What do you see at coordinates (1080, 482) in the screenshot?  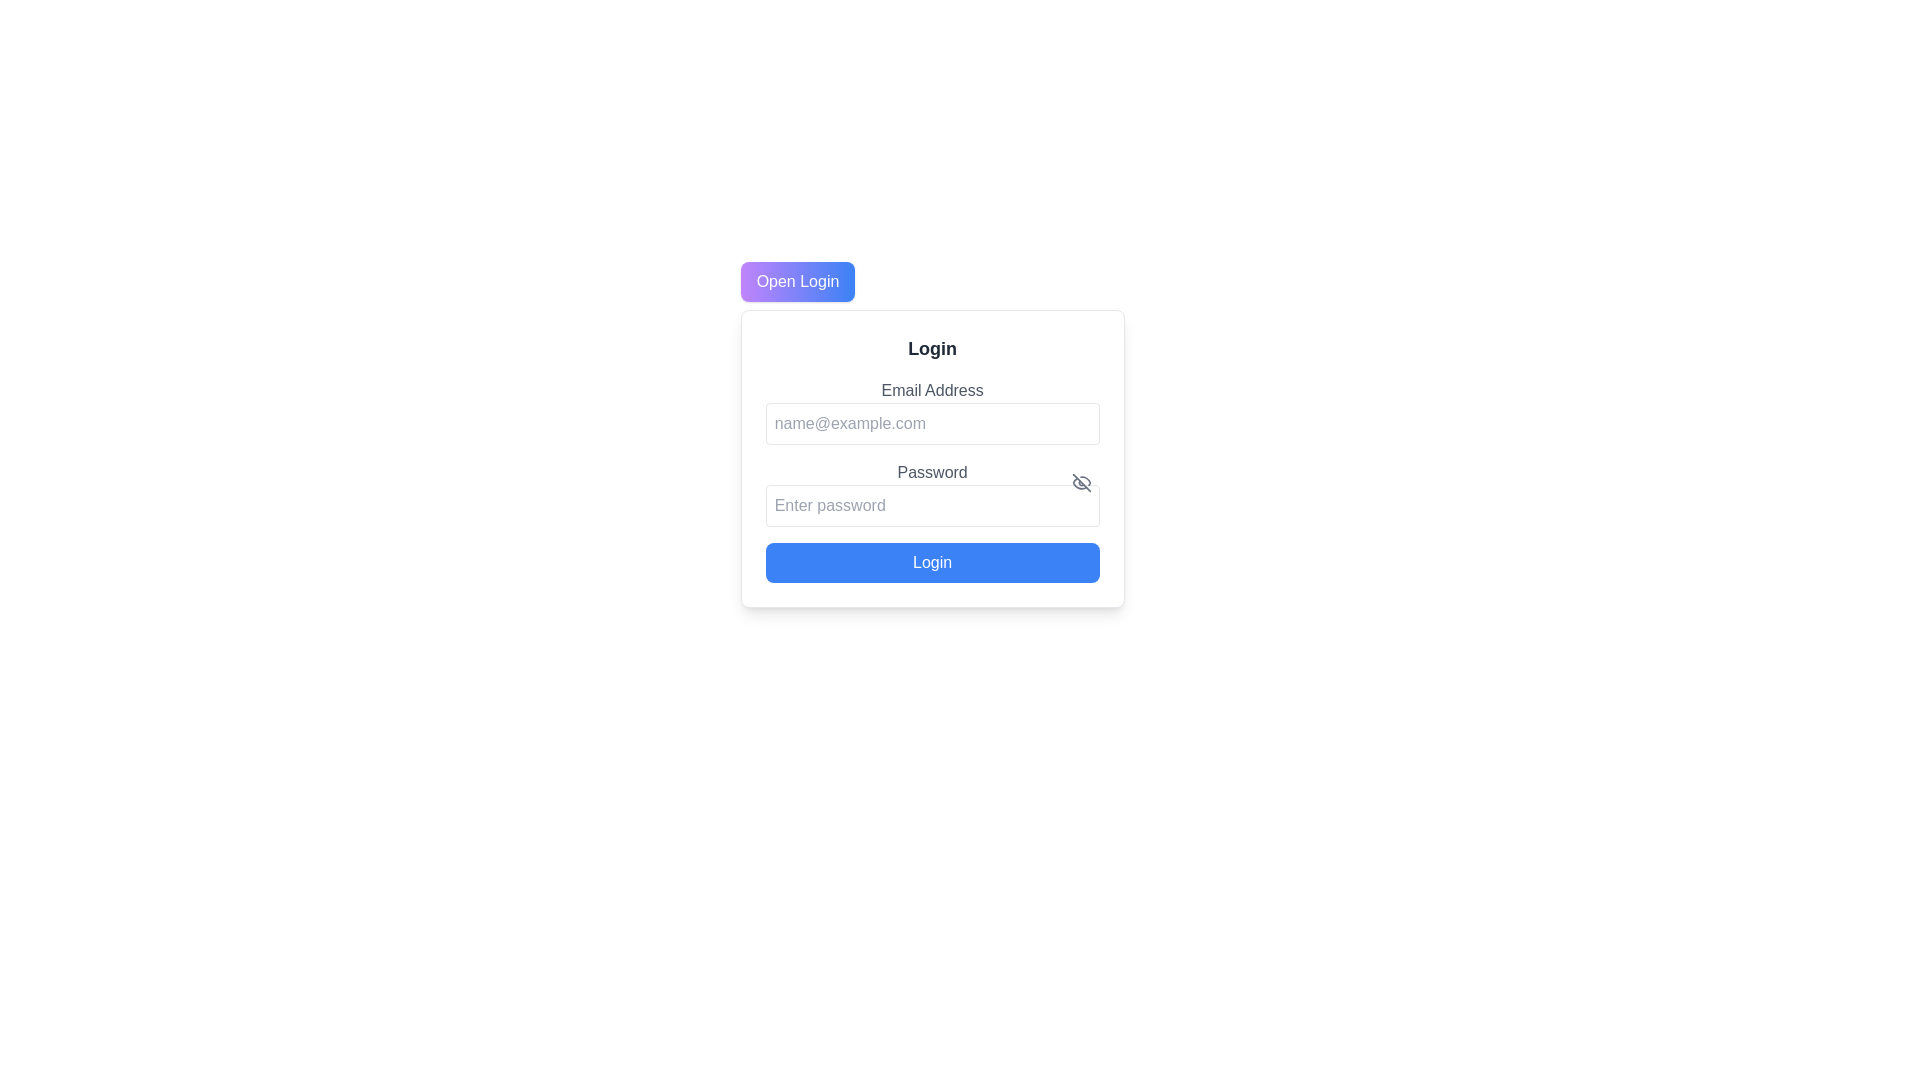 I see `the eye-shaped icon button used for toggling password visibility, located inside the password input field at the top-right corner` at bounding box center [1080, 482].